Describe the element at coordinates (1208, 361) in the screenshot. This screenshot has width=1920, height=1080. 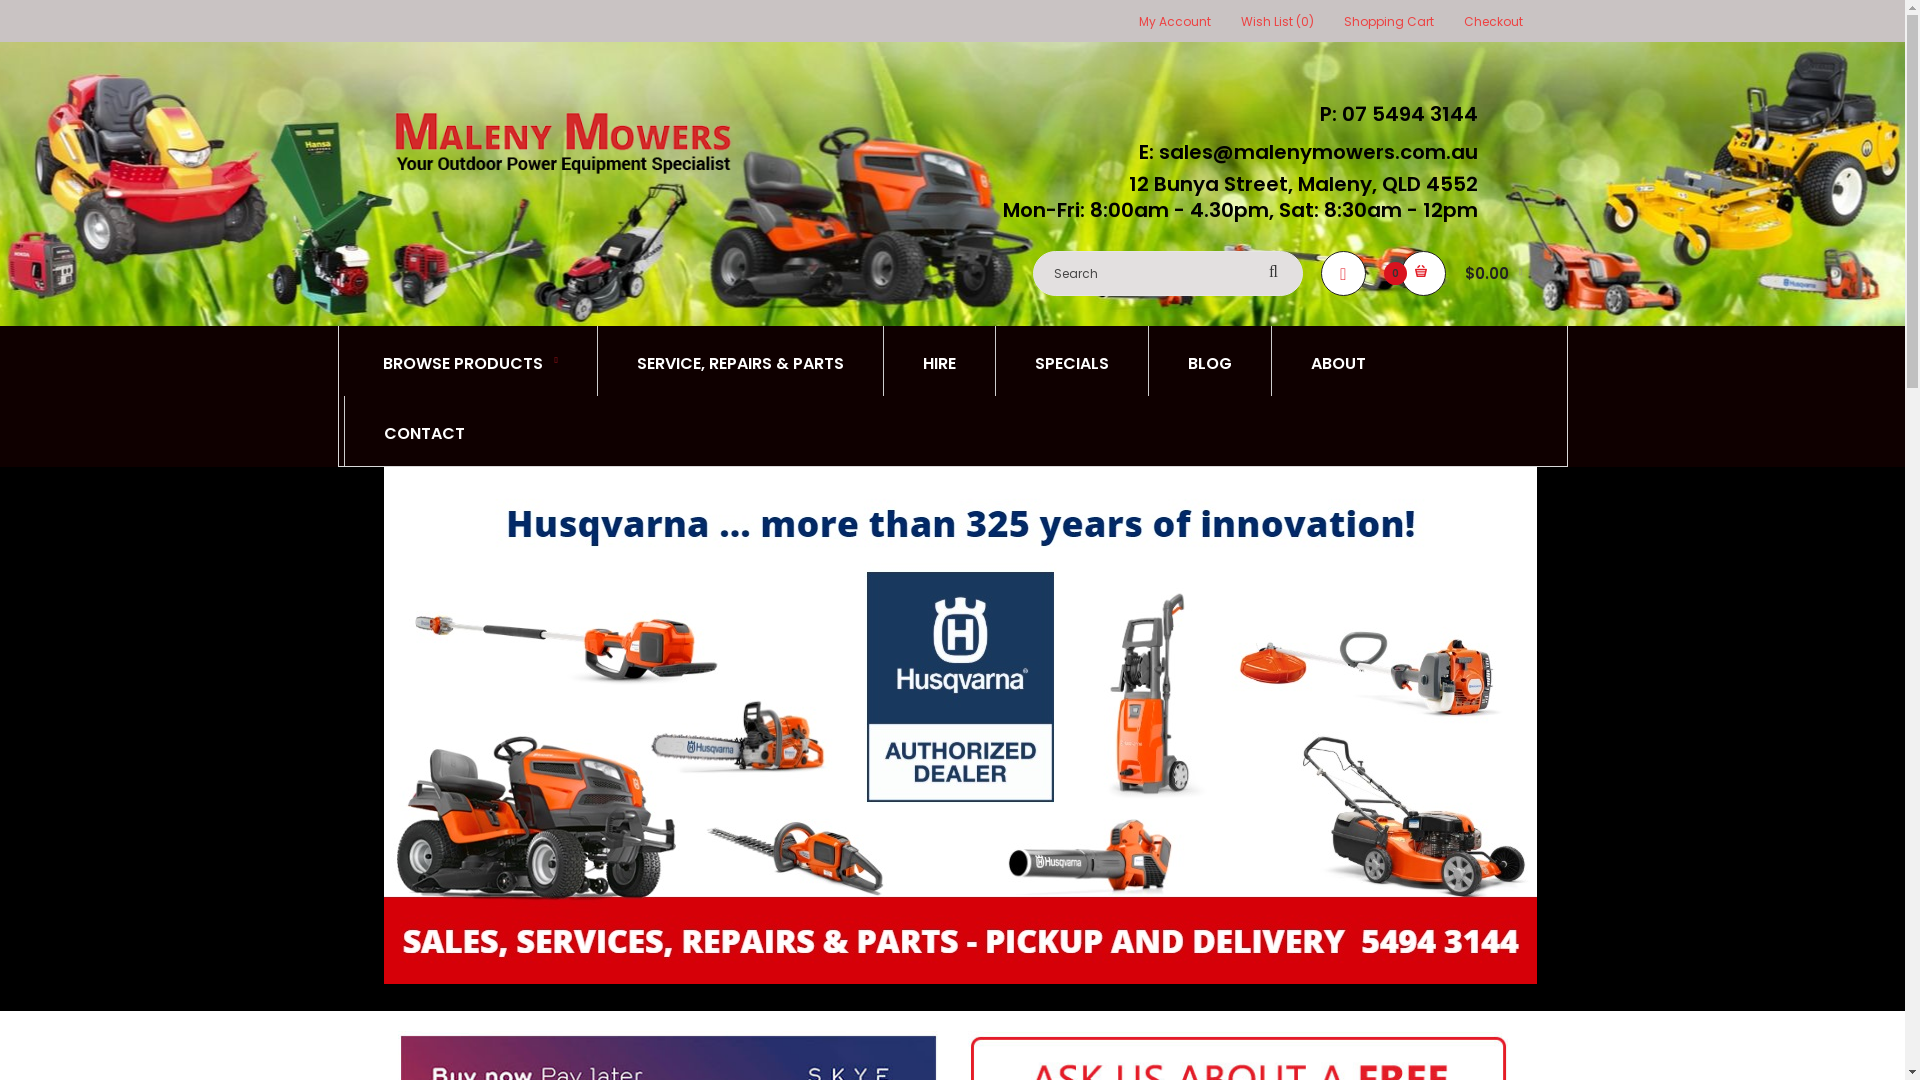
I see `'BLOG'` at that location.